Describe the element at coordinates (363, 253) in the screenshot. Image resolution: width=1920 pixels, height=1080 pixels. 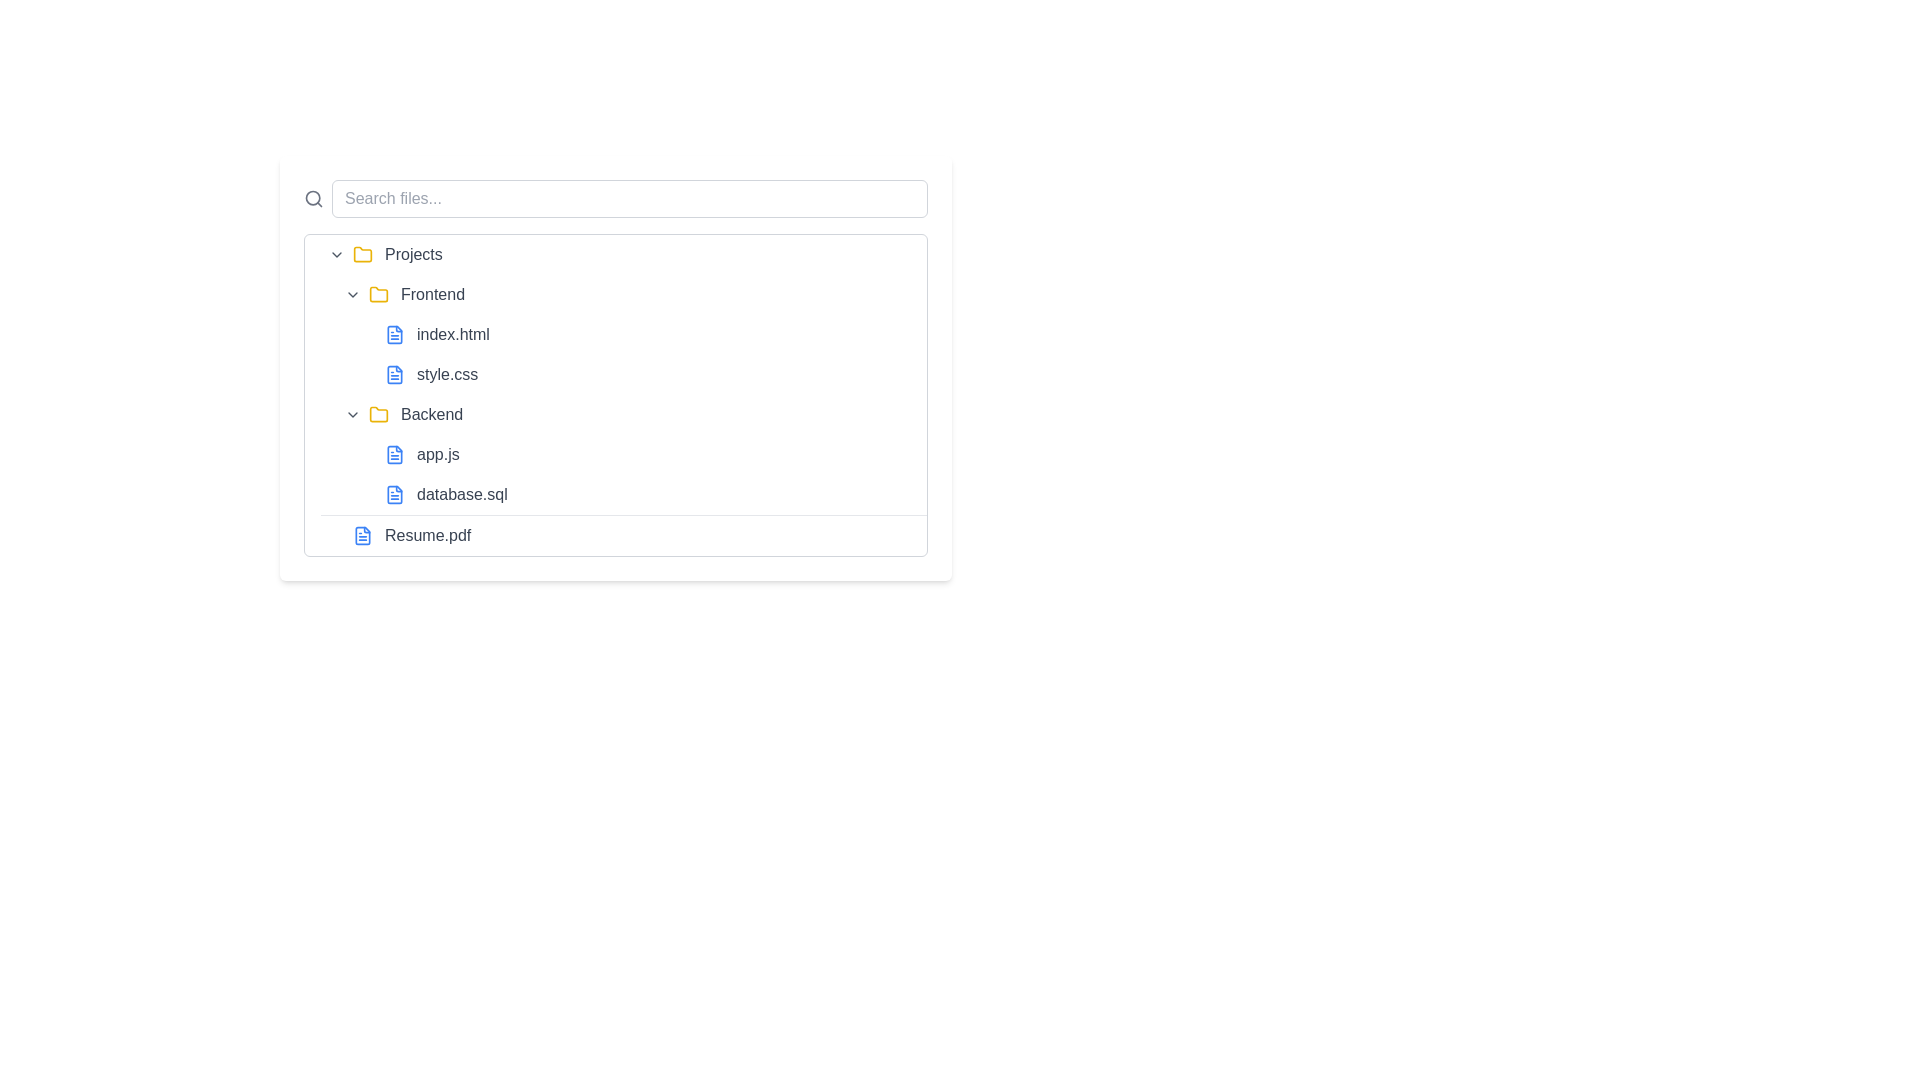
I see `the folder icon representing 'Projects' located to the left of the text in the expandable file tree structure` at that location.